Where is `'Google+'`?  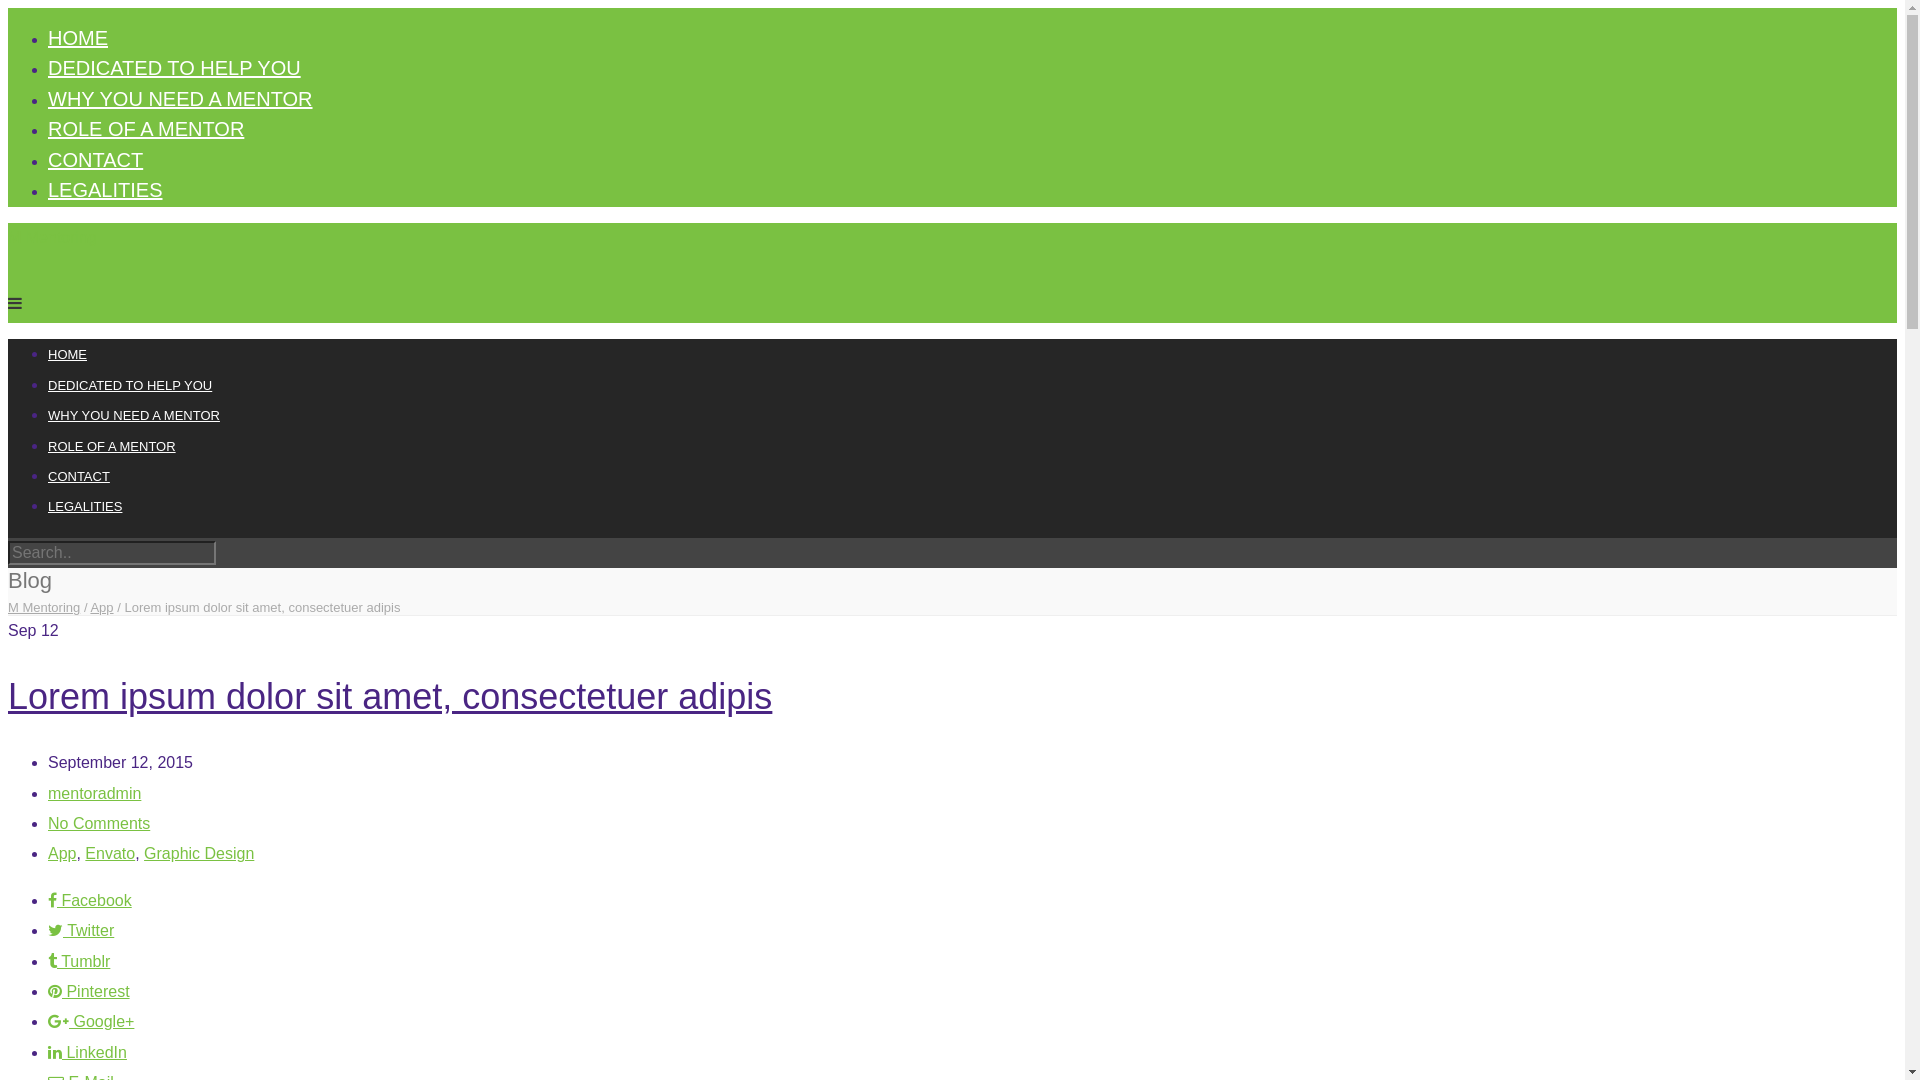
'Google+' is located at coordinates (90, 1021).